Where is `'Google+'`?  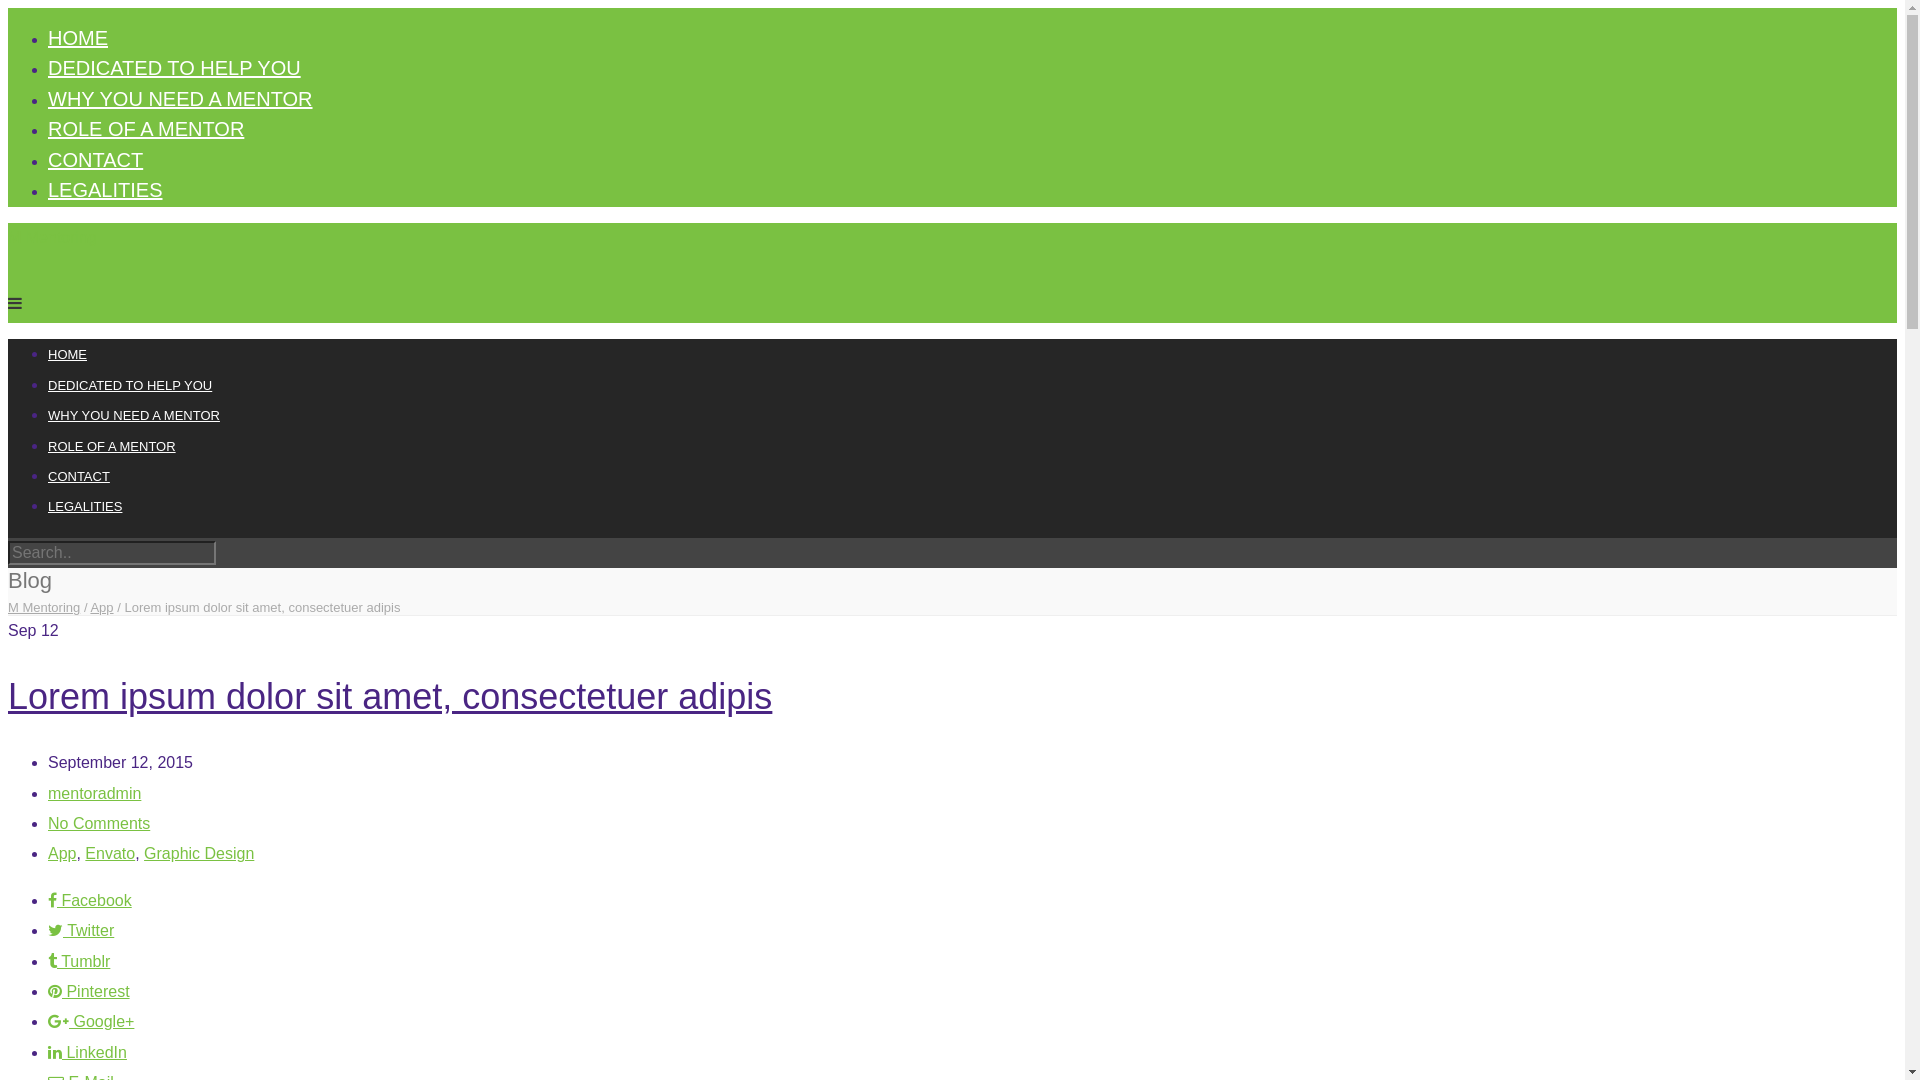
'Google+' is located at coordinates (90, 1021).